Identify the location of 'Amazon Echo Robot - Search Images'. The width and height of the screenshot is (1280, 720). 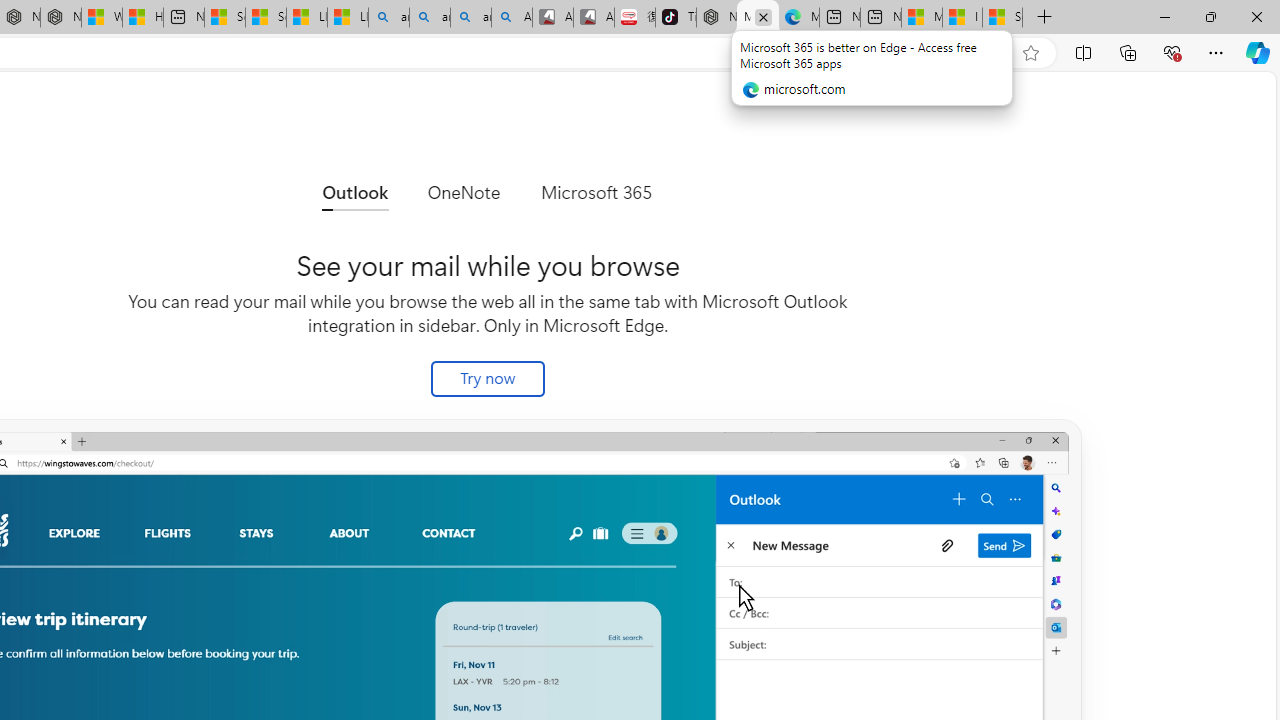
(512, 17).